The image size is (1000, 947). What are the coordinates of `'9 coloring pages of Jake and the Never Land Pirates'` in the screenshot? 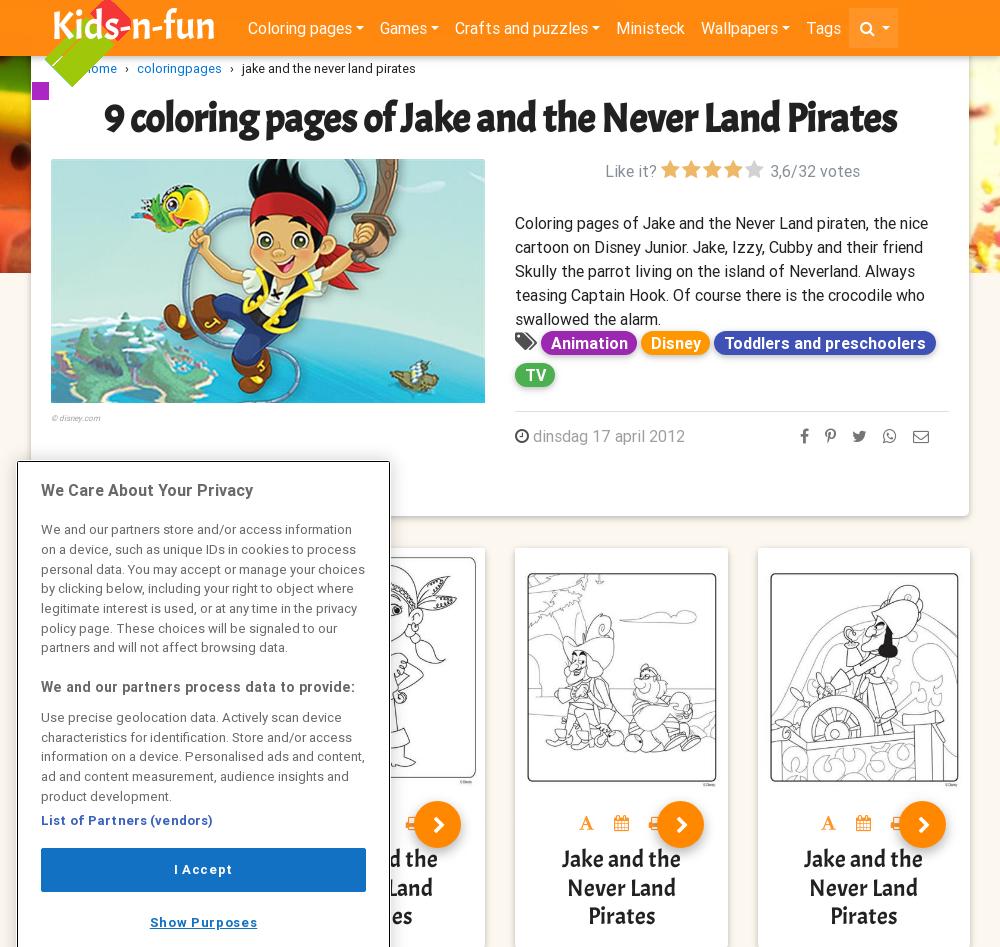 It's located at (498, 116).